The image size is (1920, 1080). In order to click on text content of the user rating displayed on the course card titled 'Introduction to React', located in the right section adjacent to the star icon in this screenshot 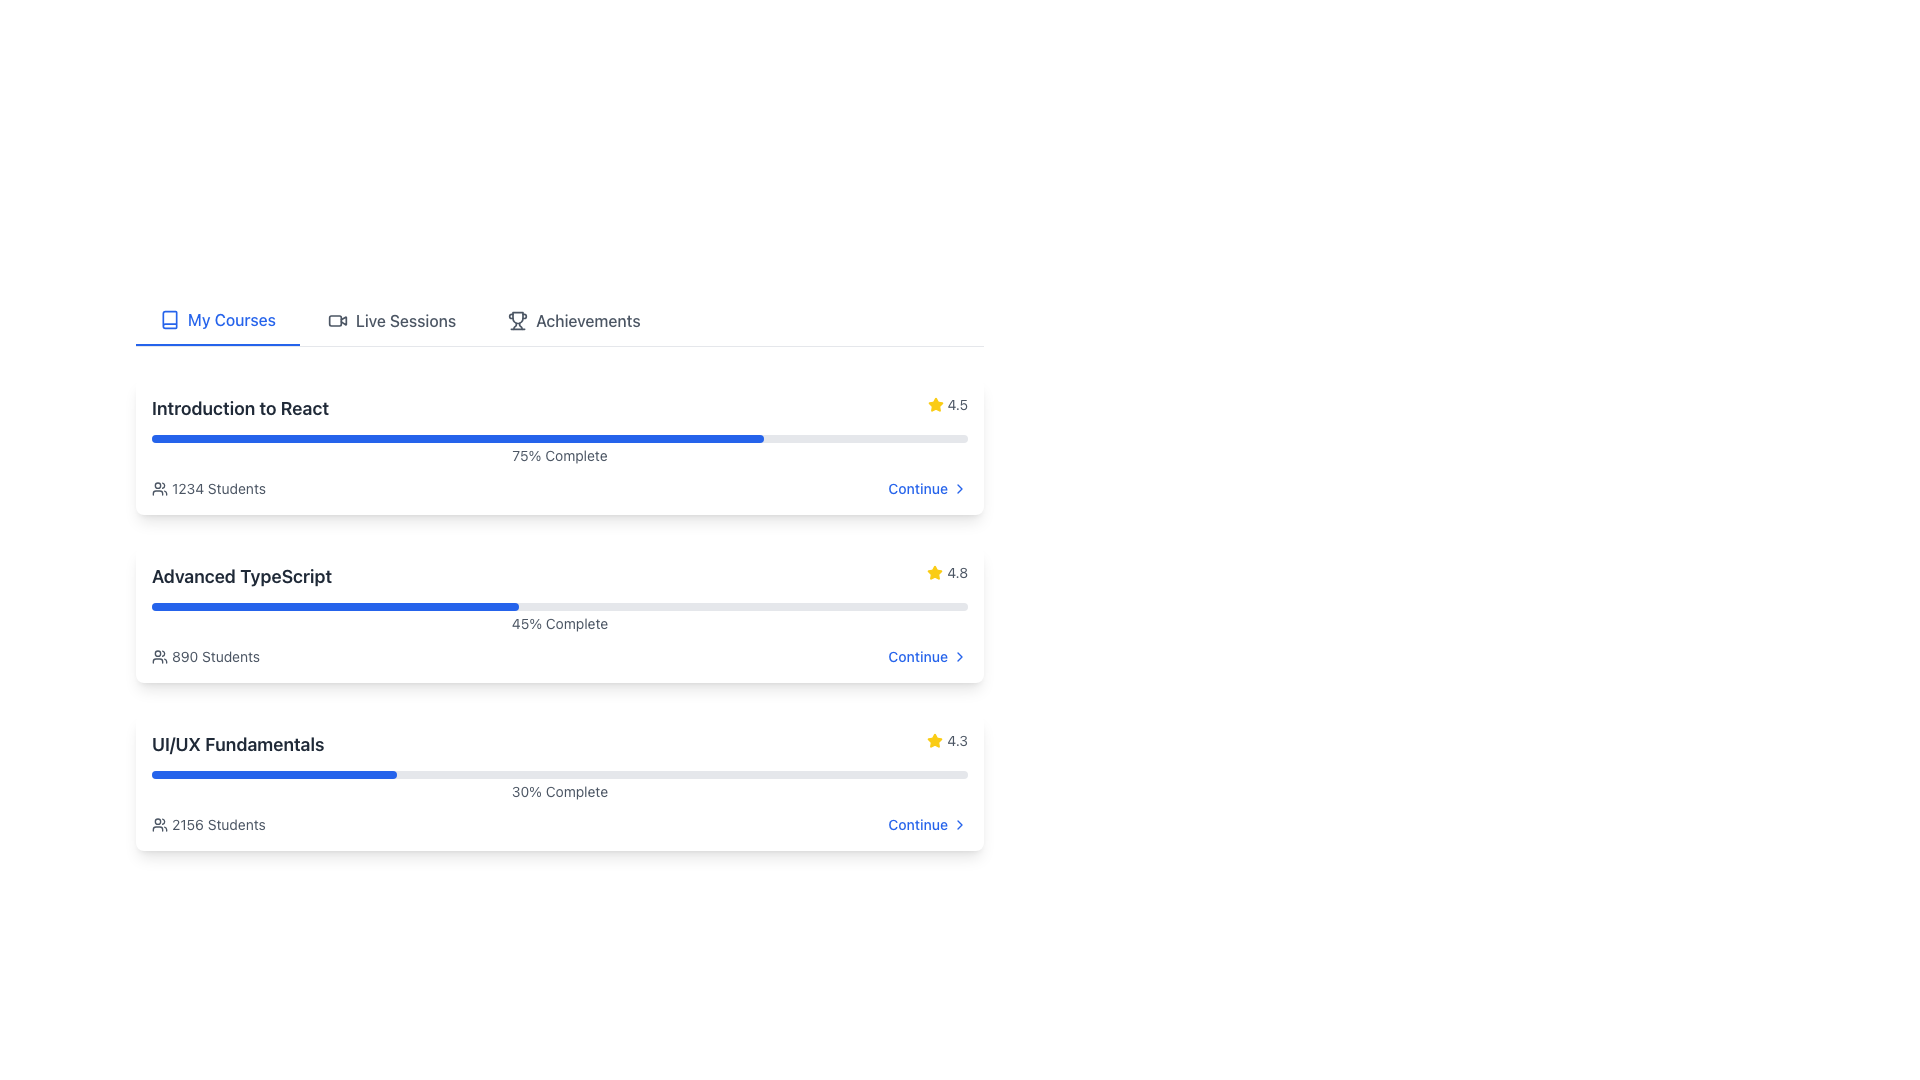, I will do `click(946, 405)`.